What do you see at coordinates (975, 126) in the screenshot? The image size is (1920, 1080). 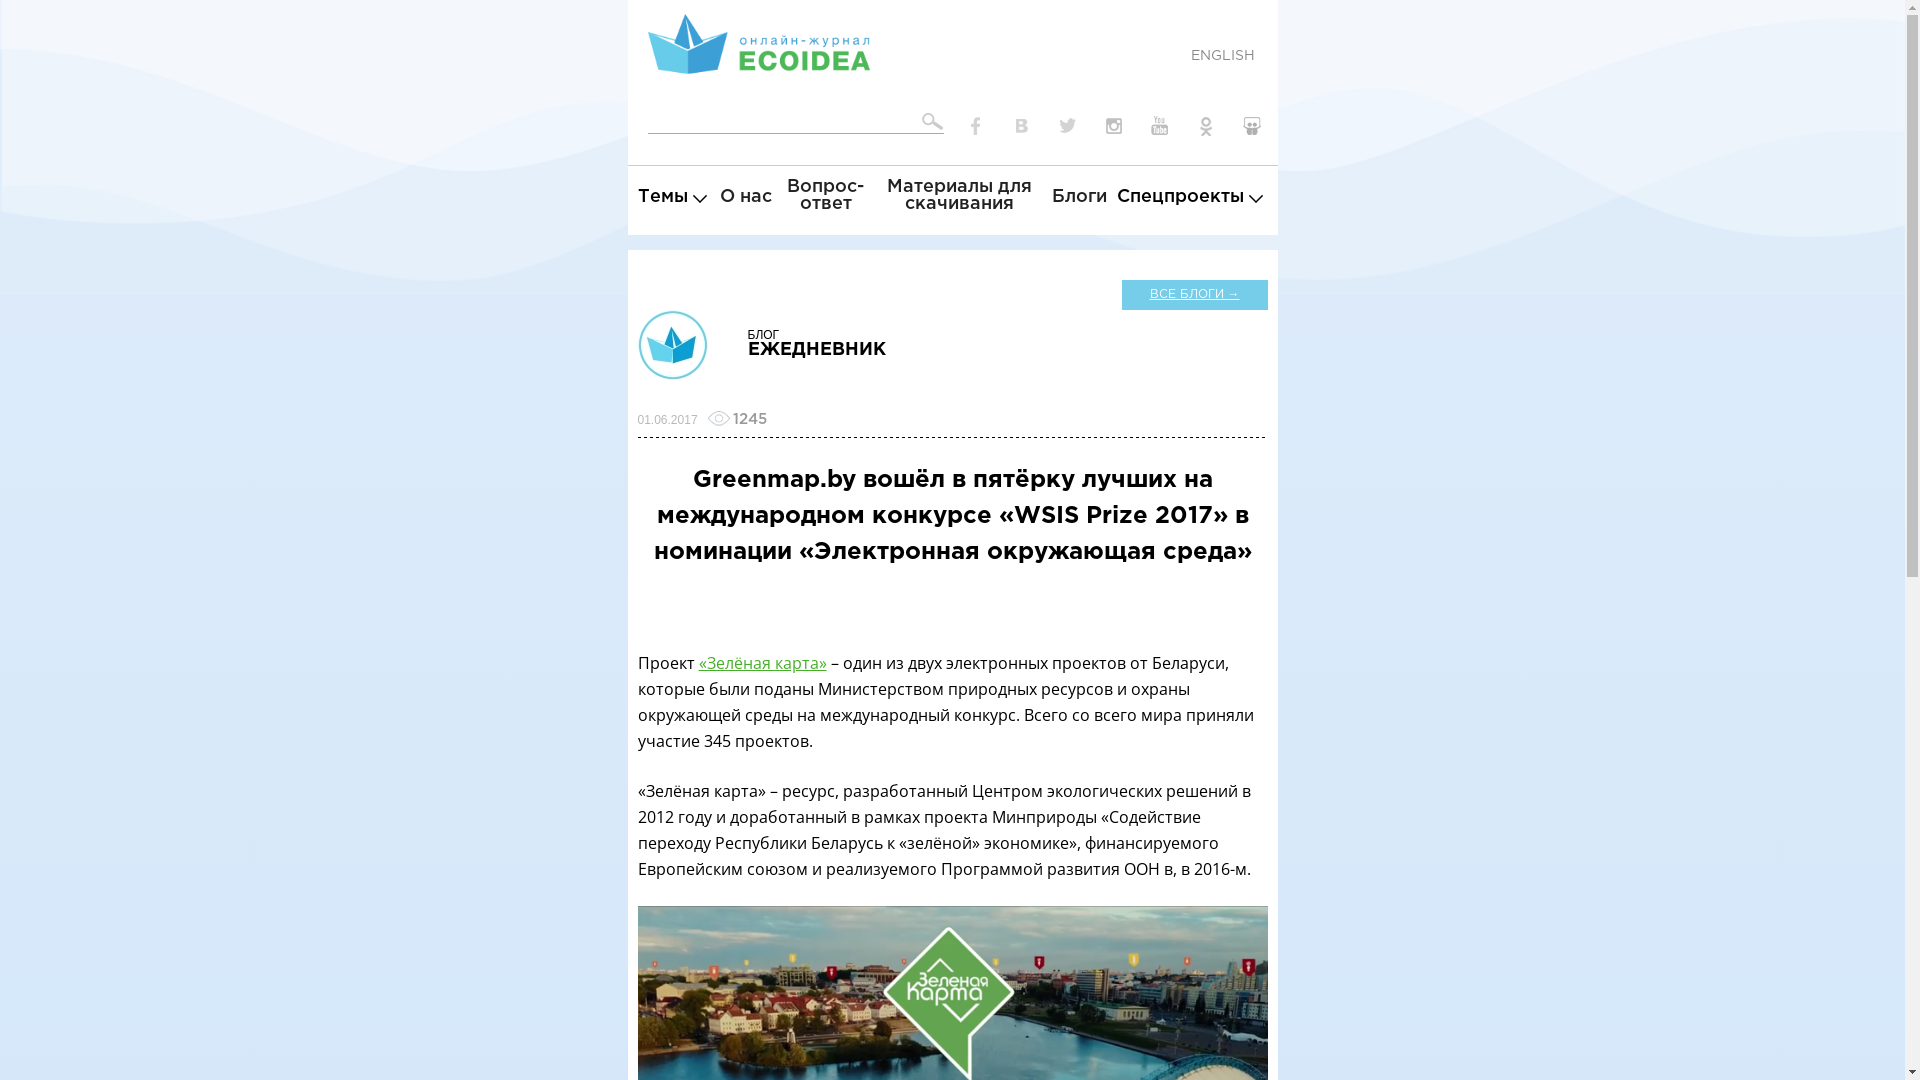 I see `'Facebook'` at bounding box center [975, 126].